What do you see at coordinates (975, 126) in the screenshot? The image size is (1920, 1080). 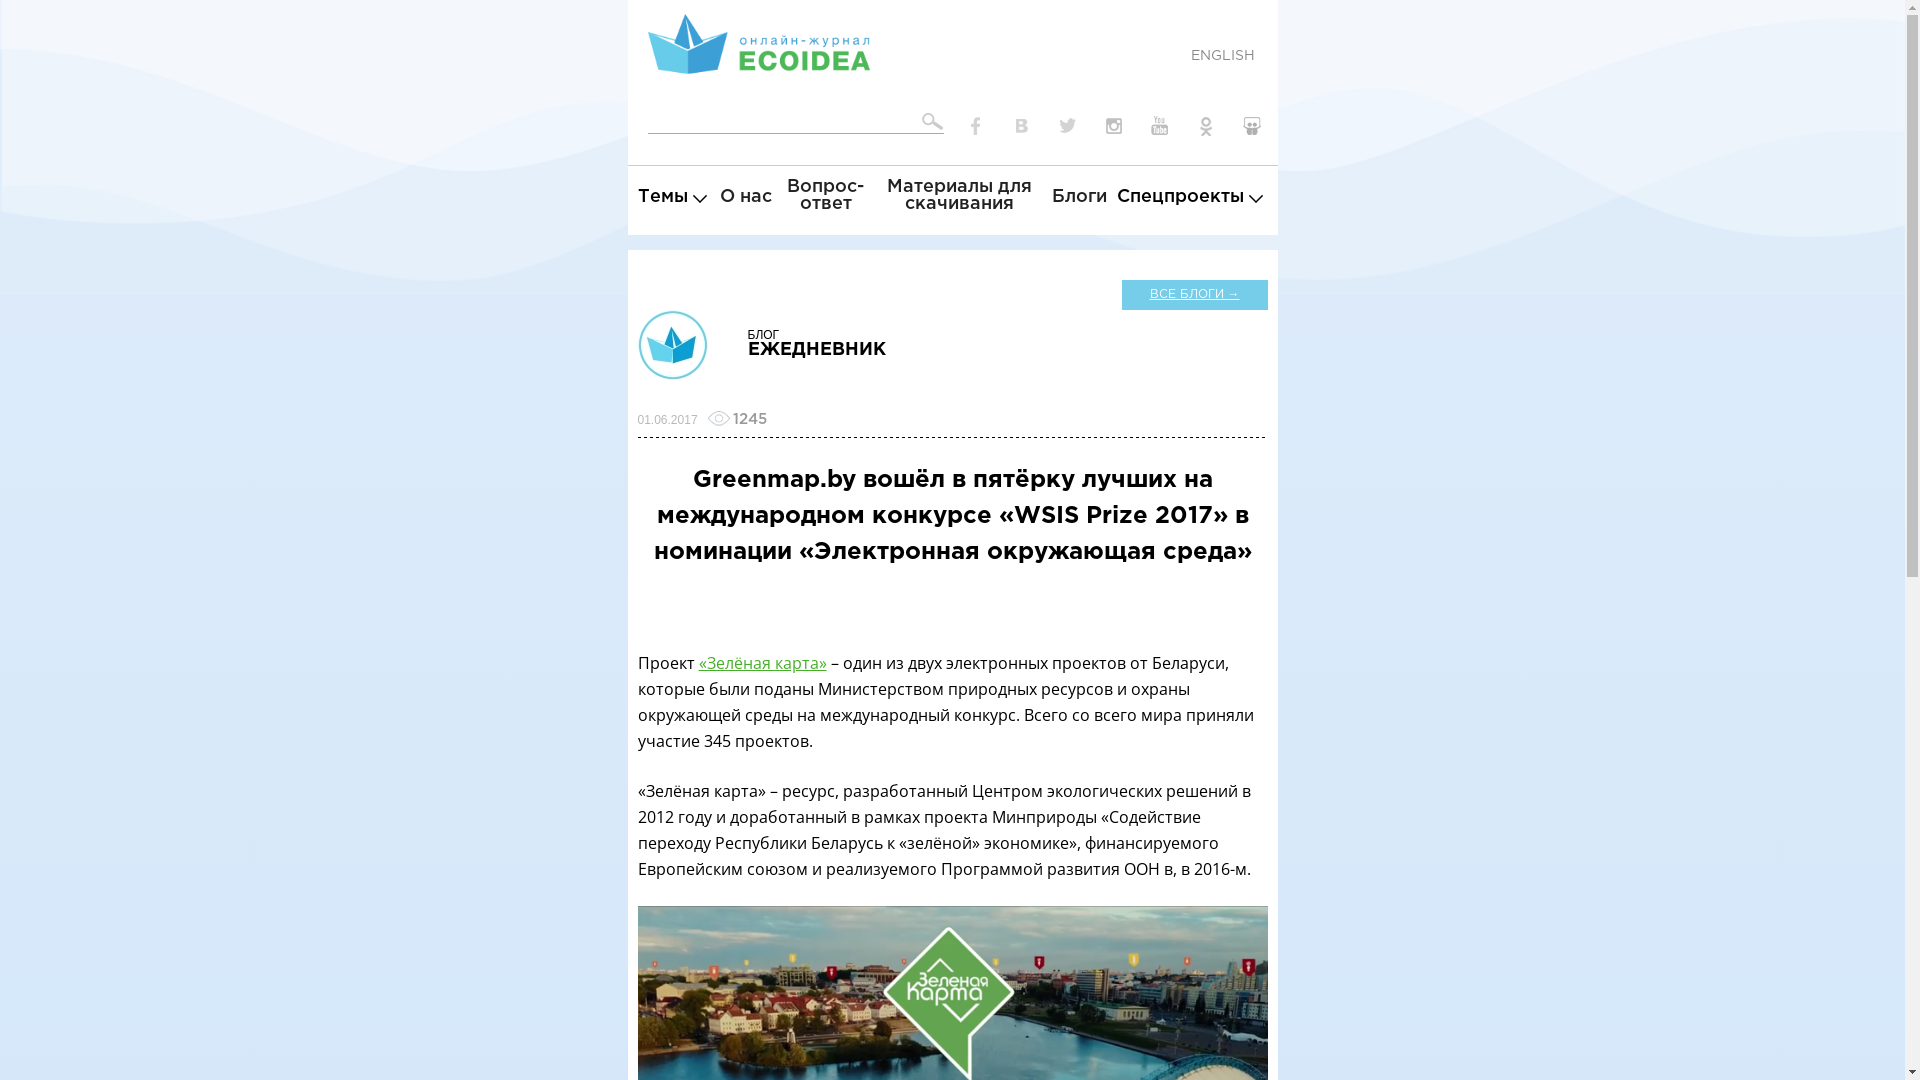 I see `'Facebook'` at bounding box center [975, 126].